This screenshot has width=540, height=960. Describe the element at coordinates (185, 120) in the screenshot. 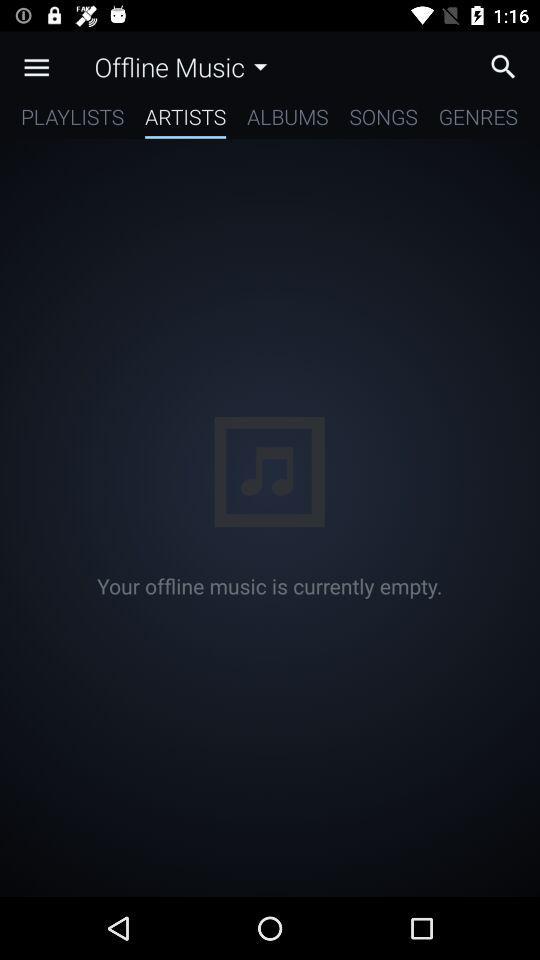

I see `text artists` at that location.